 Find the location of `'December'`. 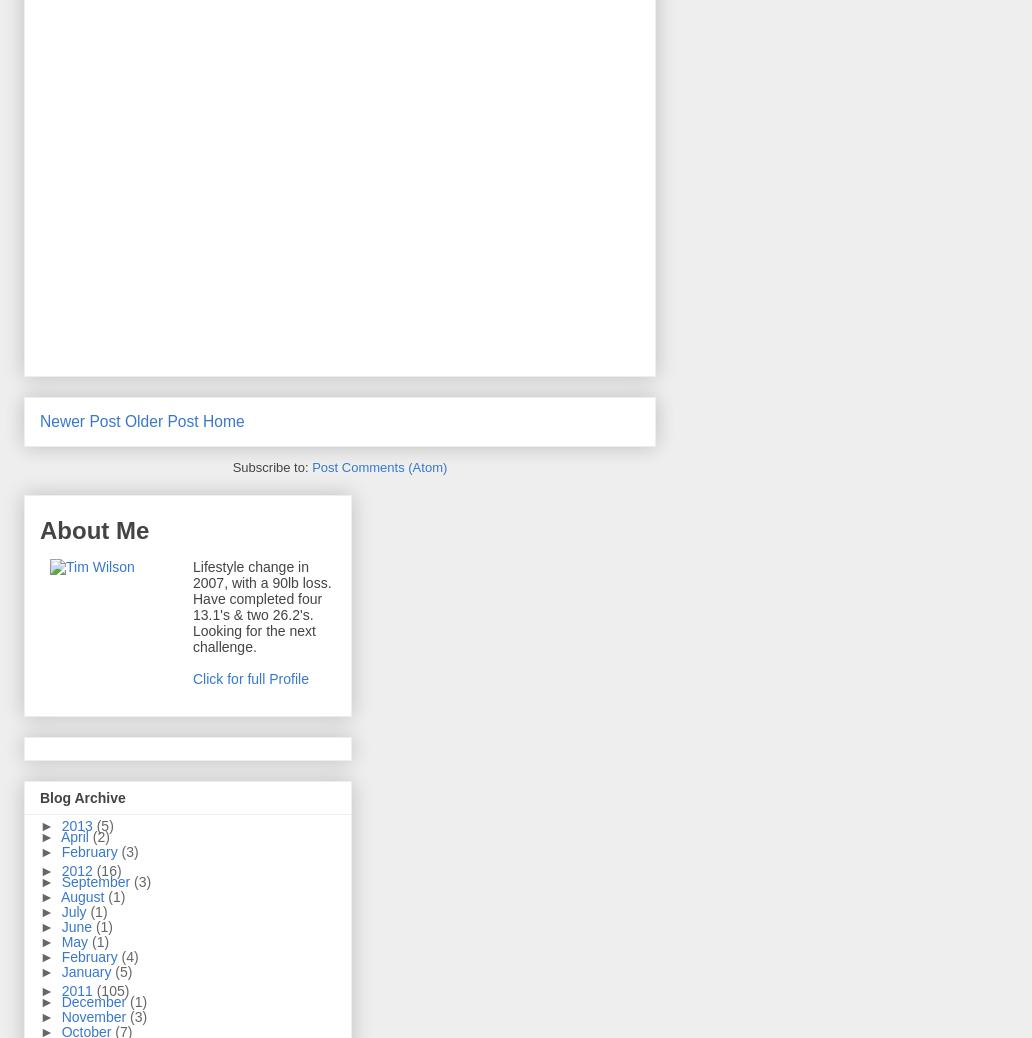

'December' is located at coordinates (95, 1001).